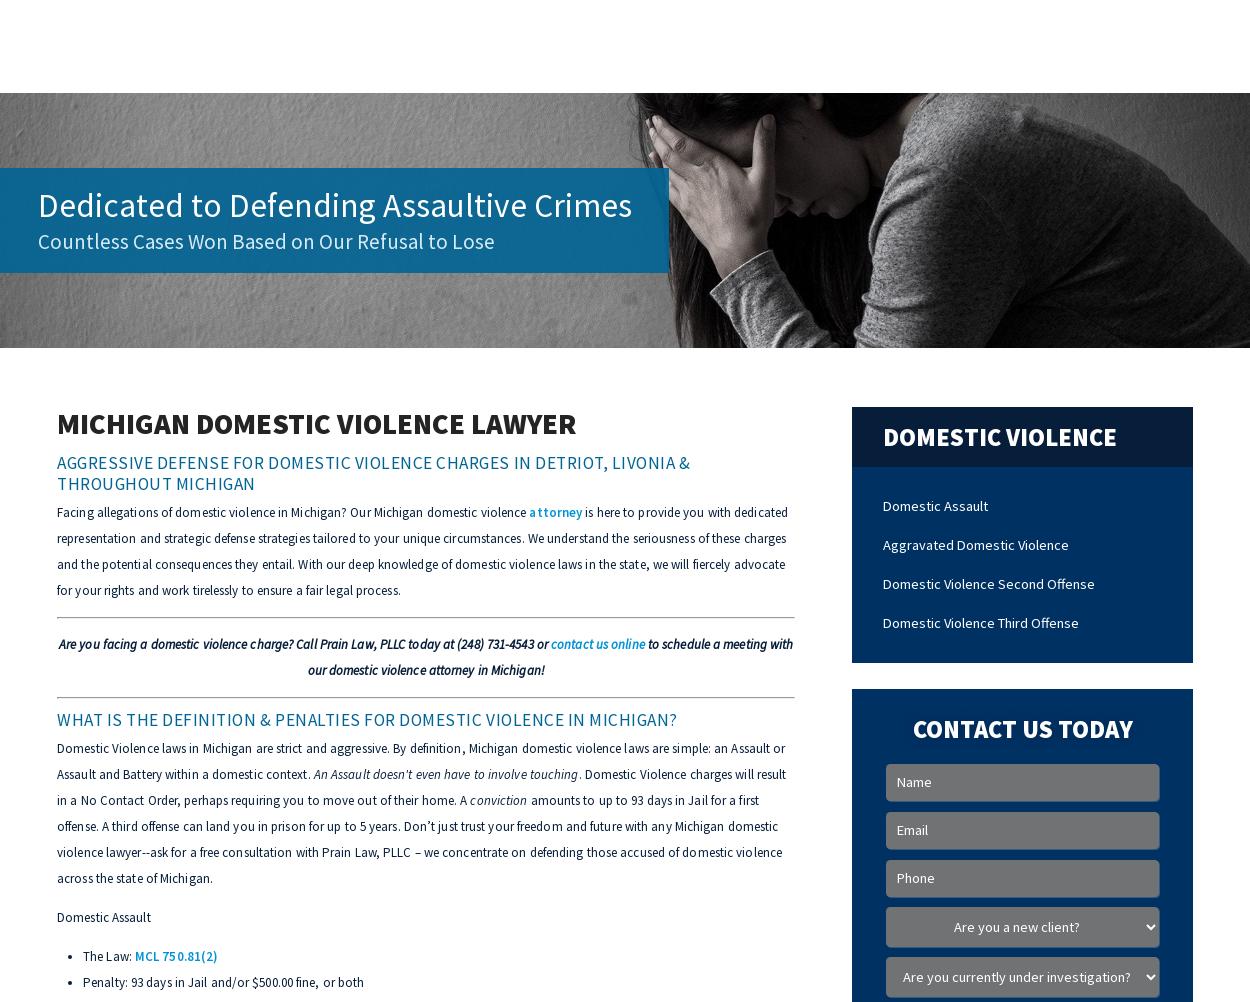 This screenshot has height=1002, width=1250. I want to click on 'Michigan Domestic Violence Lawyer', so click(316, 422).